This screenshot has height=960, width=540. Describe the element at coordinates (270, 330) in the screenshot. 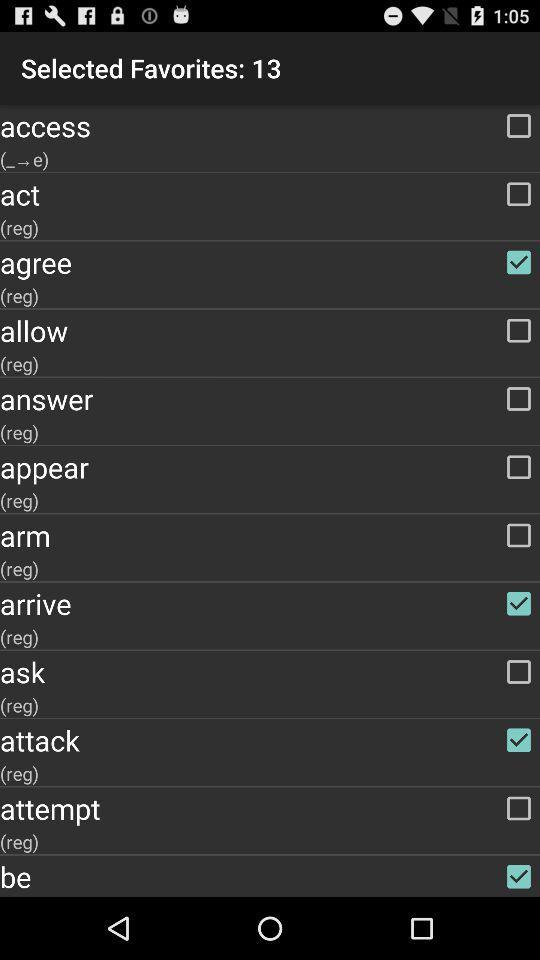

I see `item below (reg)  app` at that location.